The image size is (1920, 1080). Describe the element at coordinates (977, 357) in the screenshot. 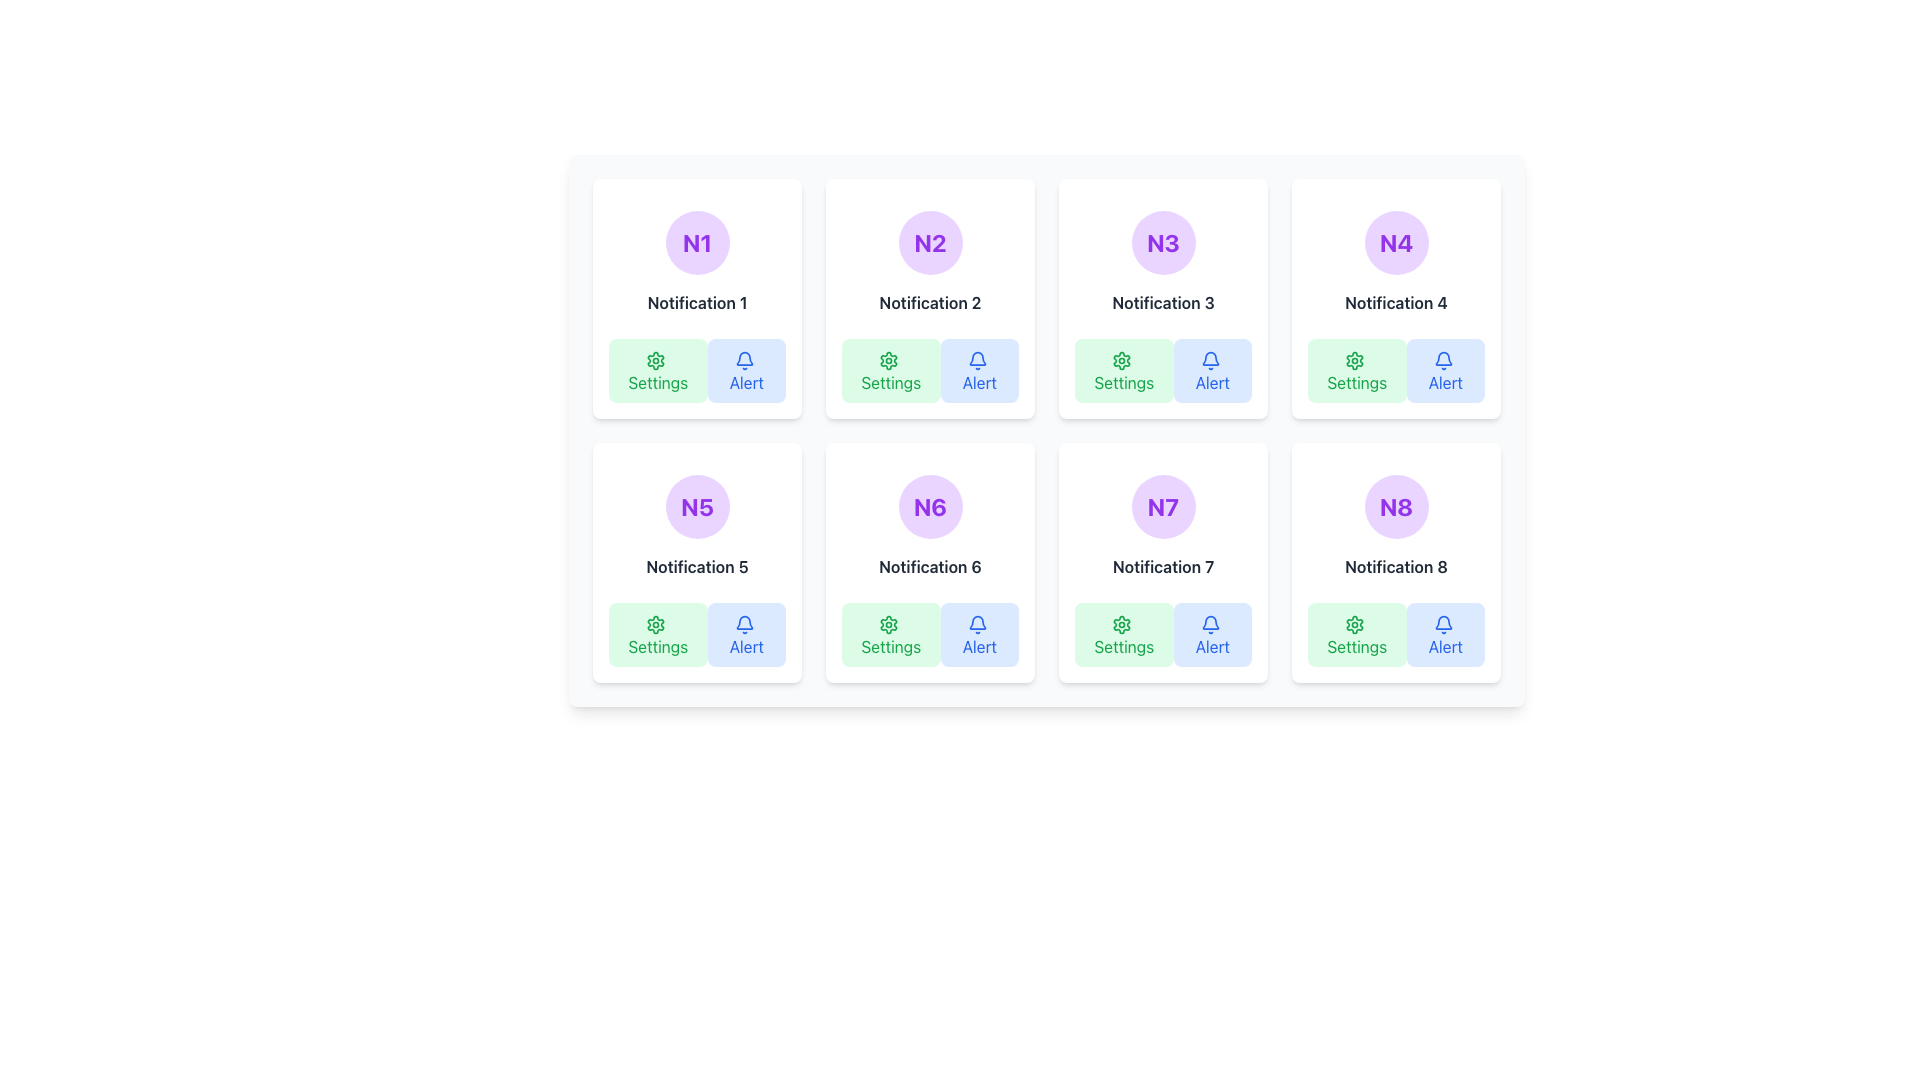

I see `the bell-shaped icon with blue outlines located in the bottom section of the card labeled 'Notification 2'` at that location.